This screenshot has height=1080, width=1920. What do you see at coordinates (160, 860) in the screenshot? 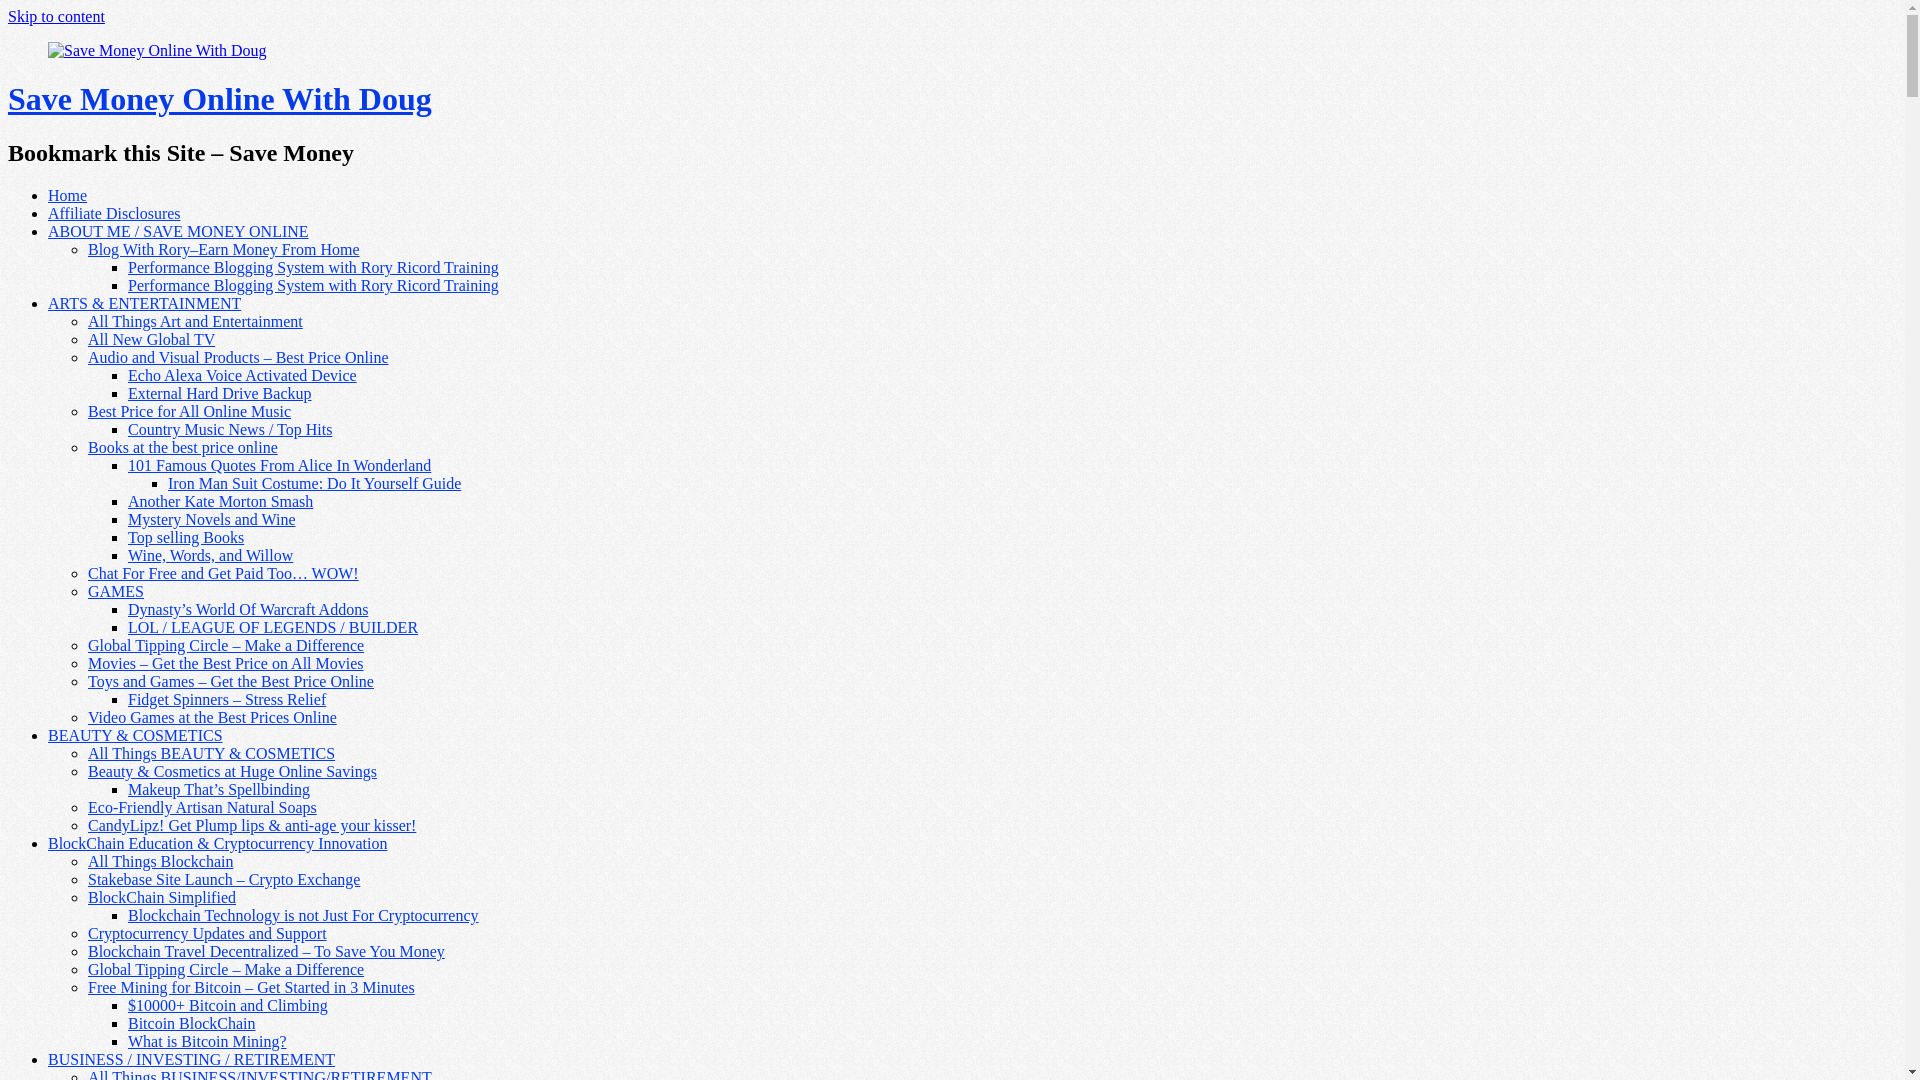
I see `'All Things Blockchain'` at bounding box center [160, 860].